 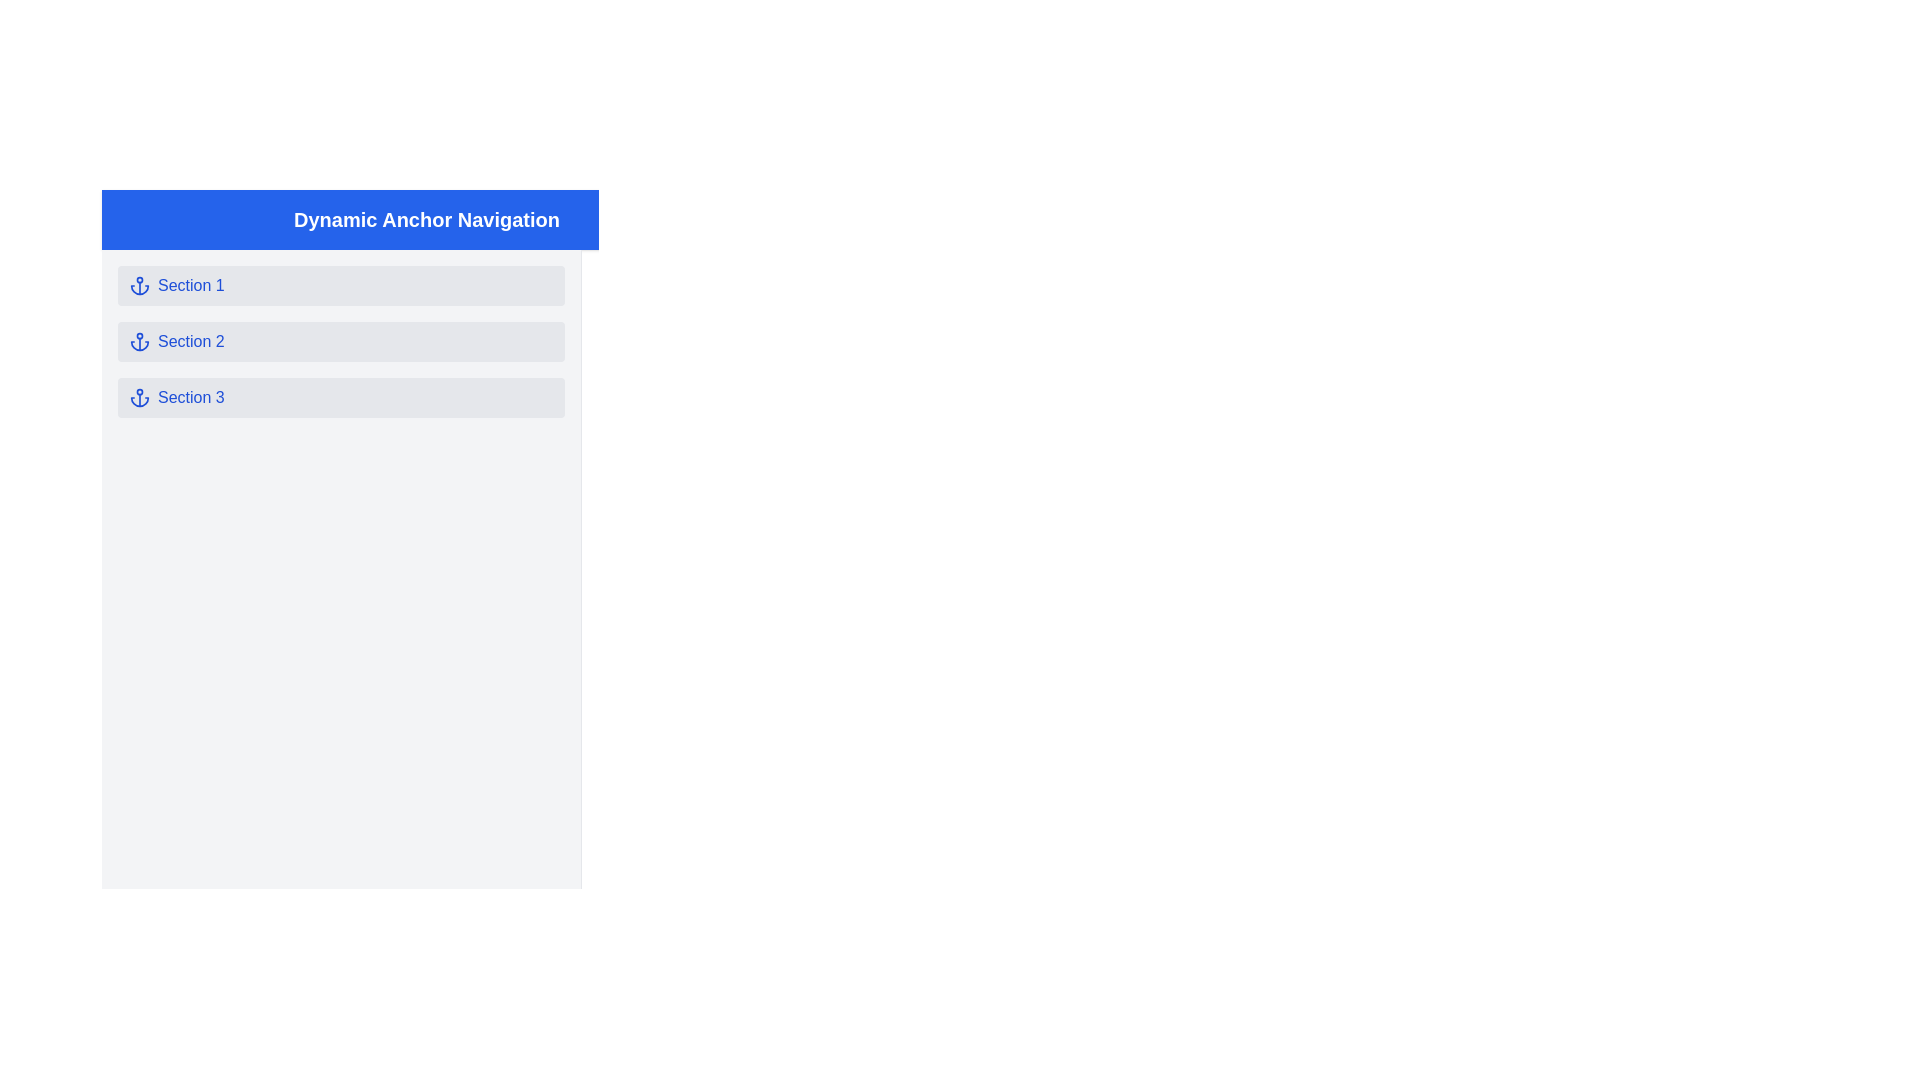 I want to click on the navigation icon located in the left panel of the interface, next to the label 'Section 1', so click(x=138, y=285).